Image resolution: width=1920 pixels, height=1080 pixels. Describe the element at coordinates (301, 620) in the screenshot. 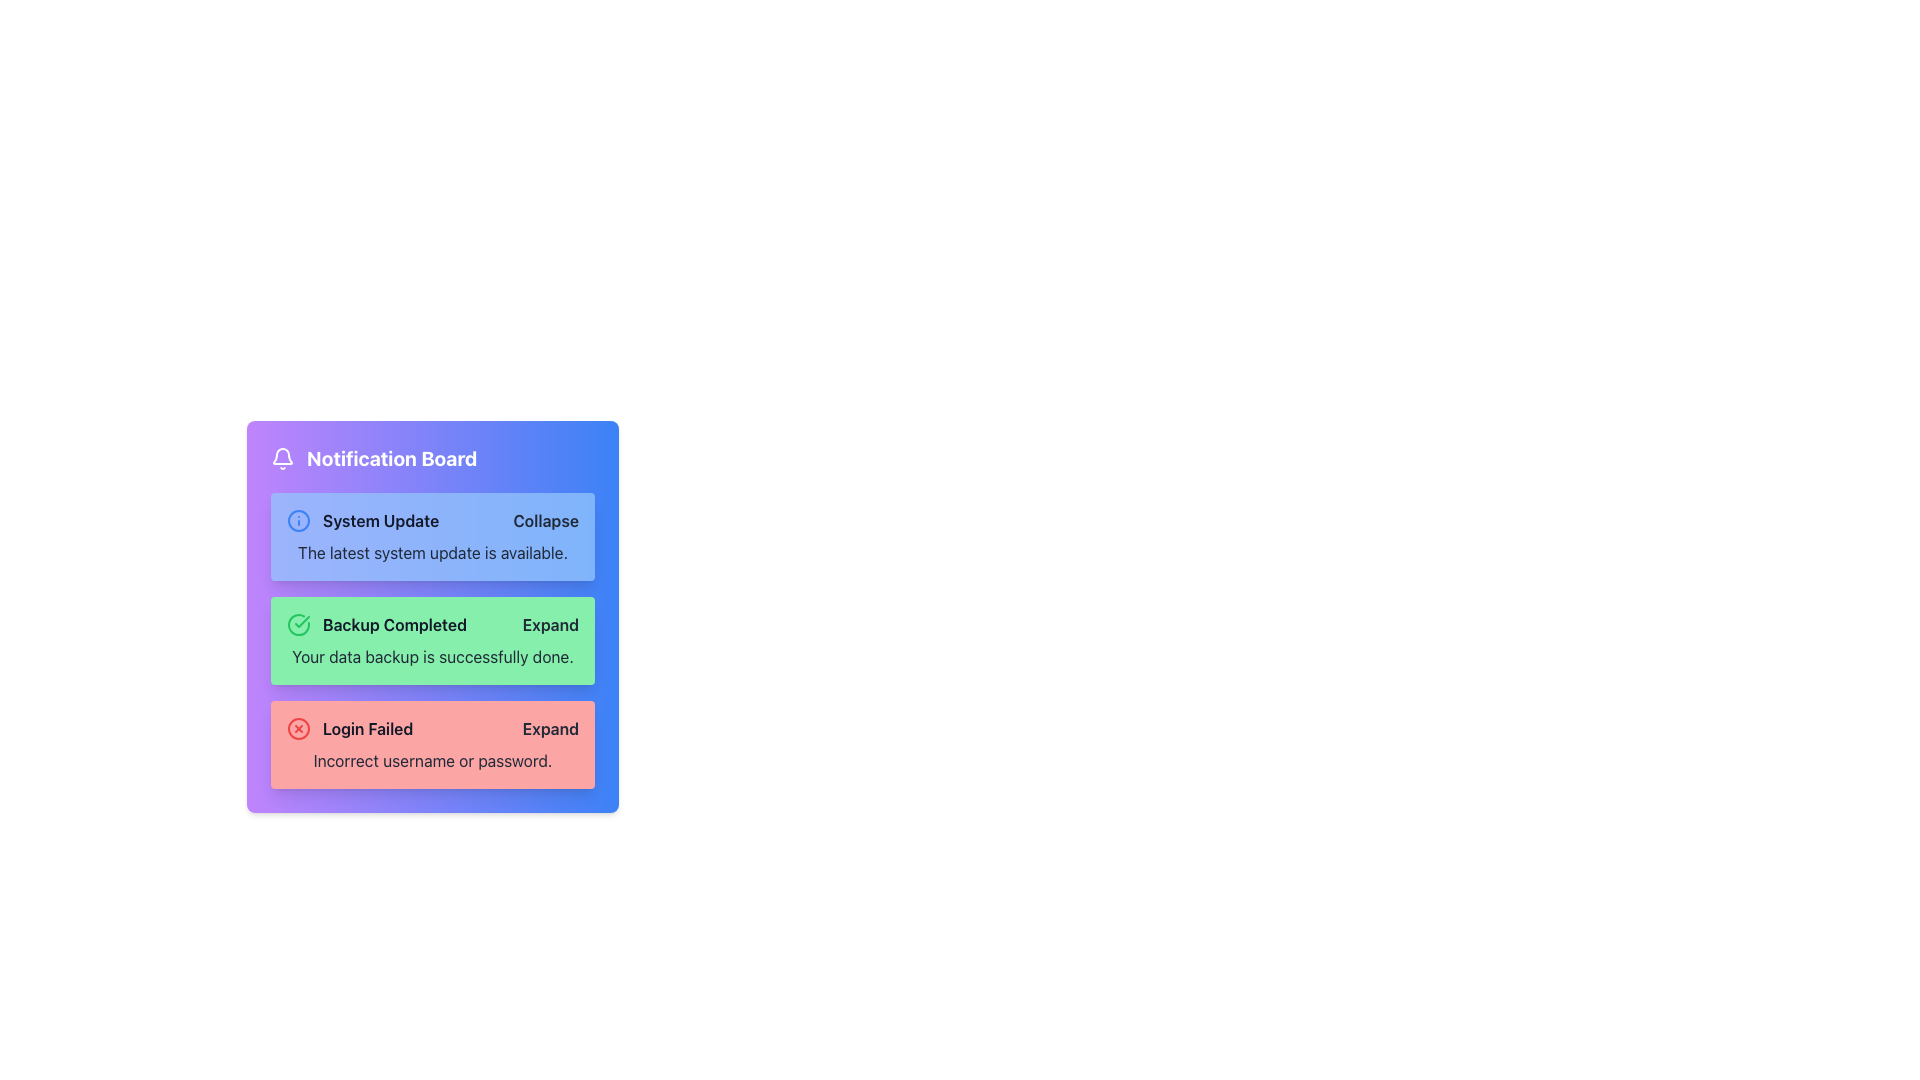

I see `the green checkmark icon within the 'Backup Completed' notification card, located to the left of the text and adjacent to the 'Expand' button` at that location.